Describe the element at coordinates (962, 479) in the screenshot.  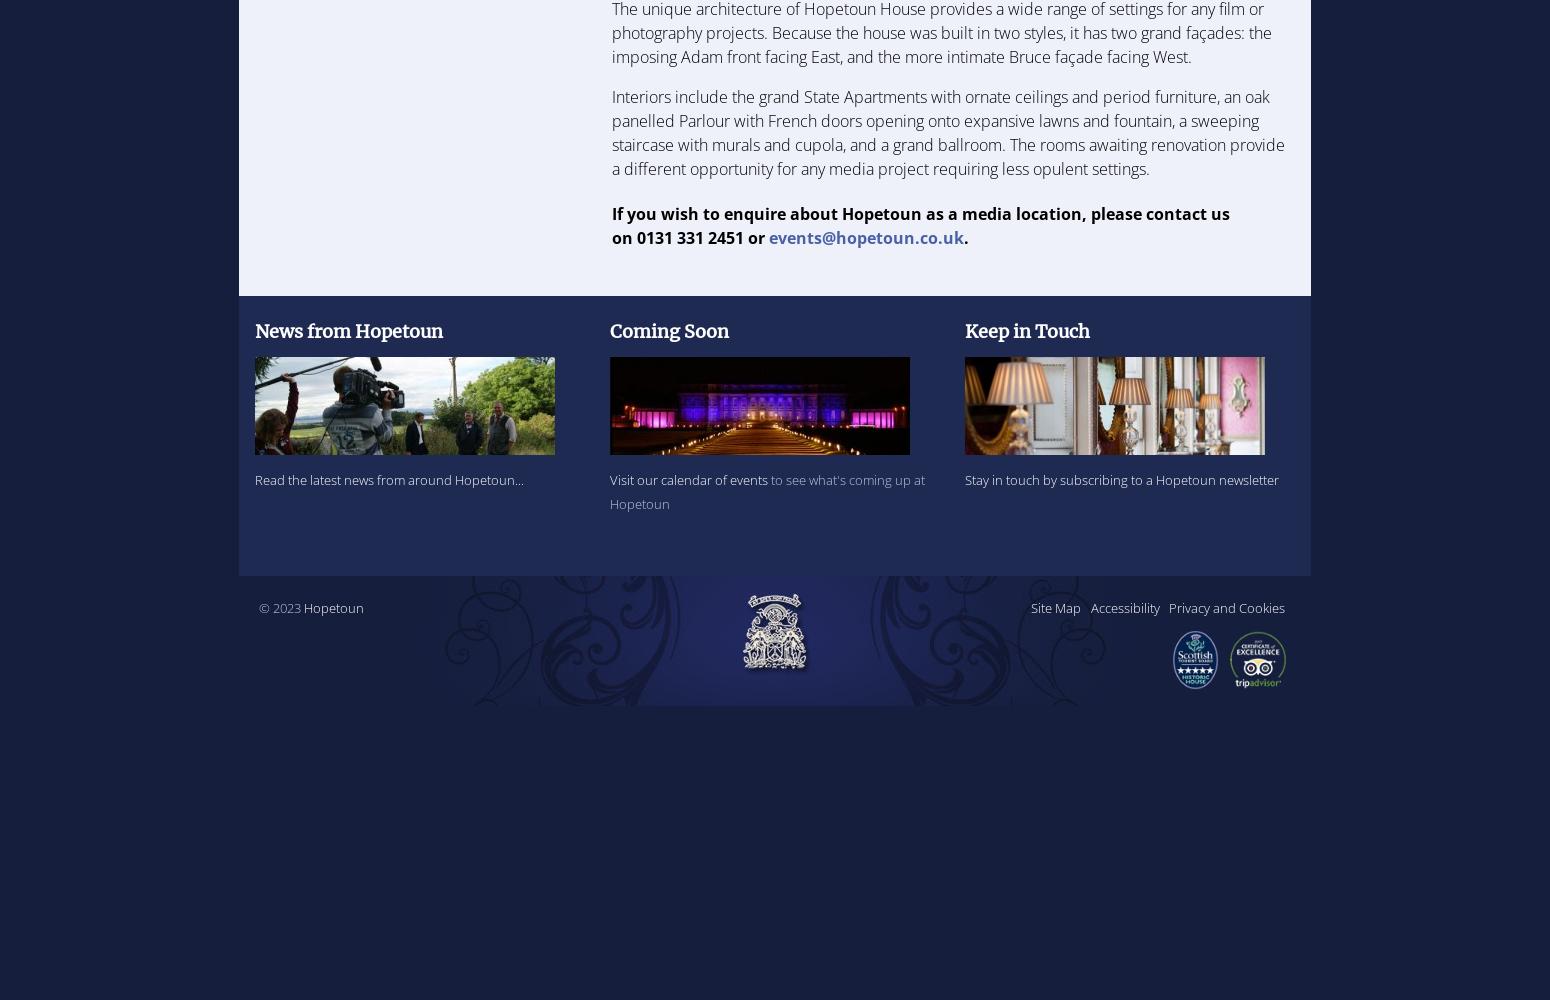
I see `'Stay in touch by subscribing to a Hopetoun newsletter'` at that location.